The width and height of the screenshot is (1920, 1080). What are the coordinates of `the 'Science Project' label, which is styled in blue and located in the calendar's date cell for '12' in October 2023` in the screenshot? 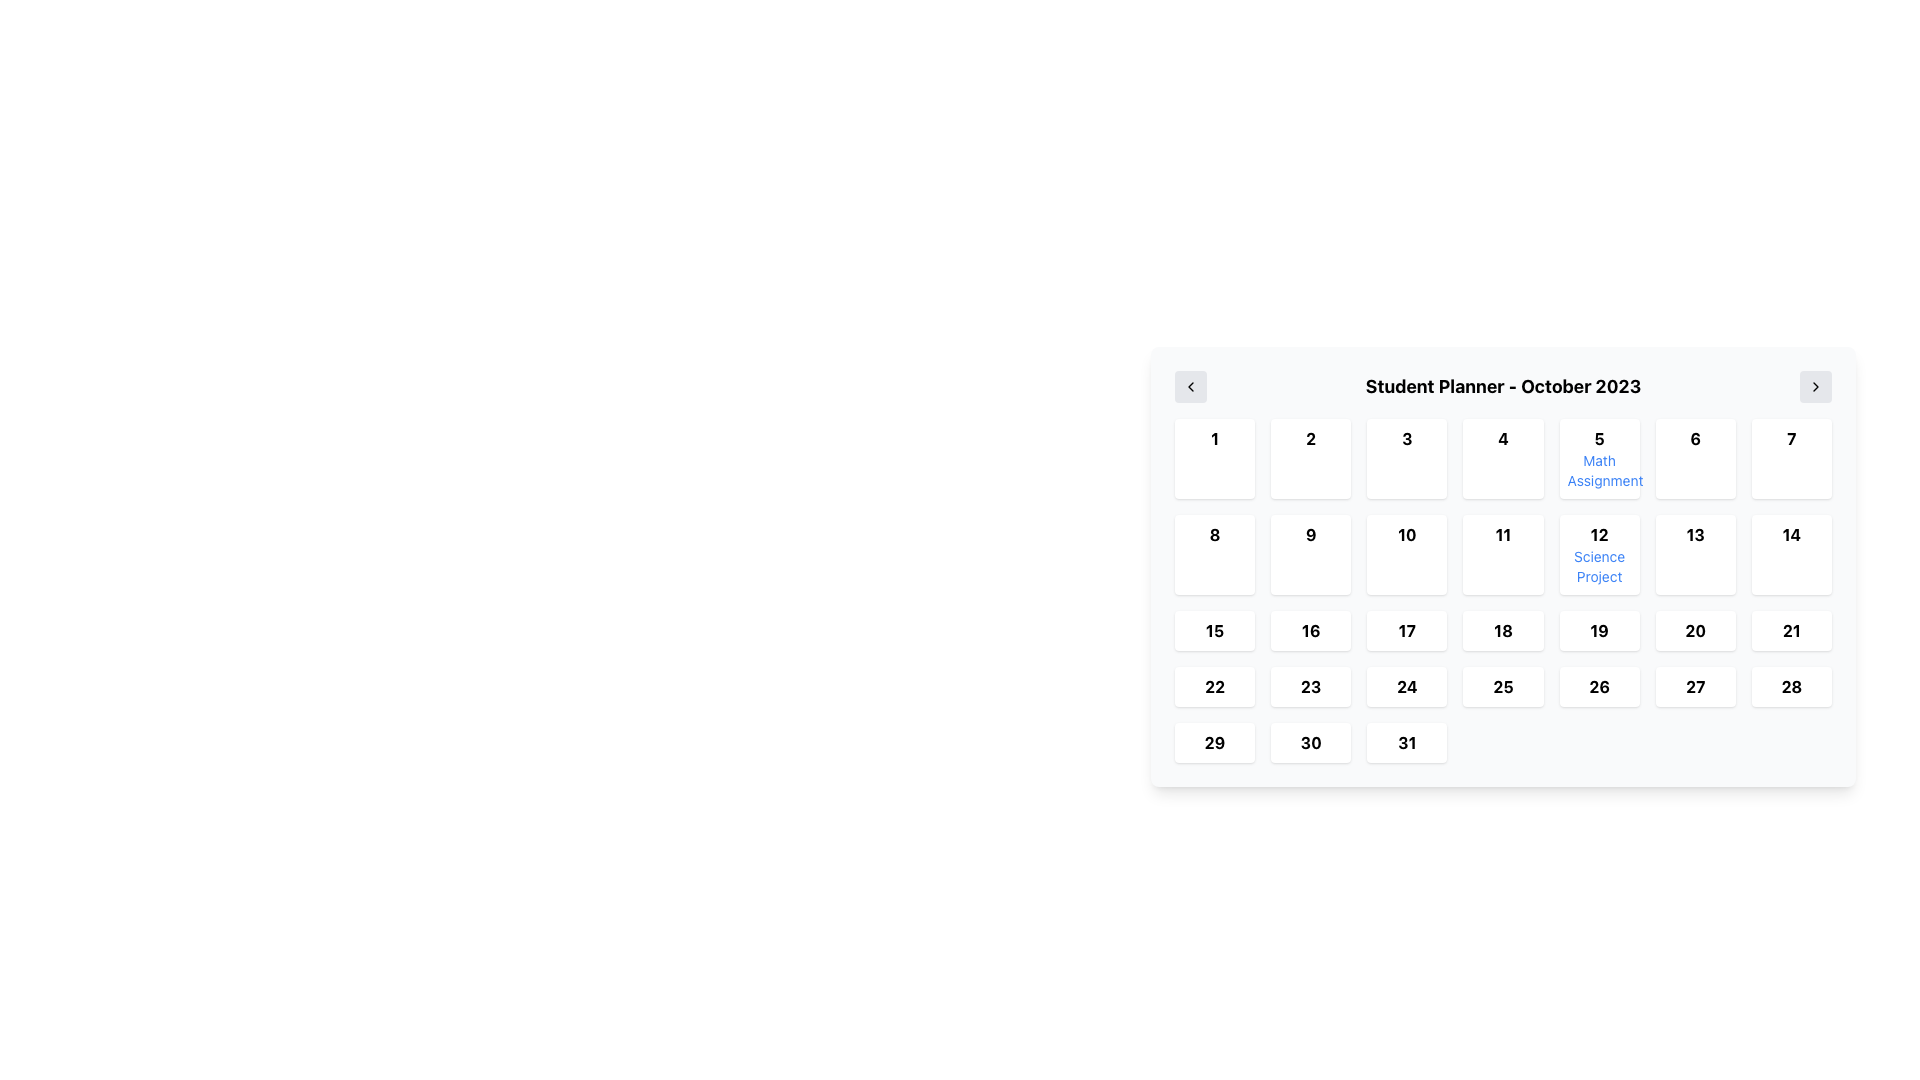 It's located at (1598, 567).